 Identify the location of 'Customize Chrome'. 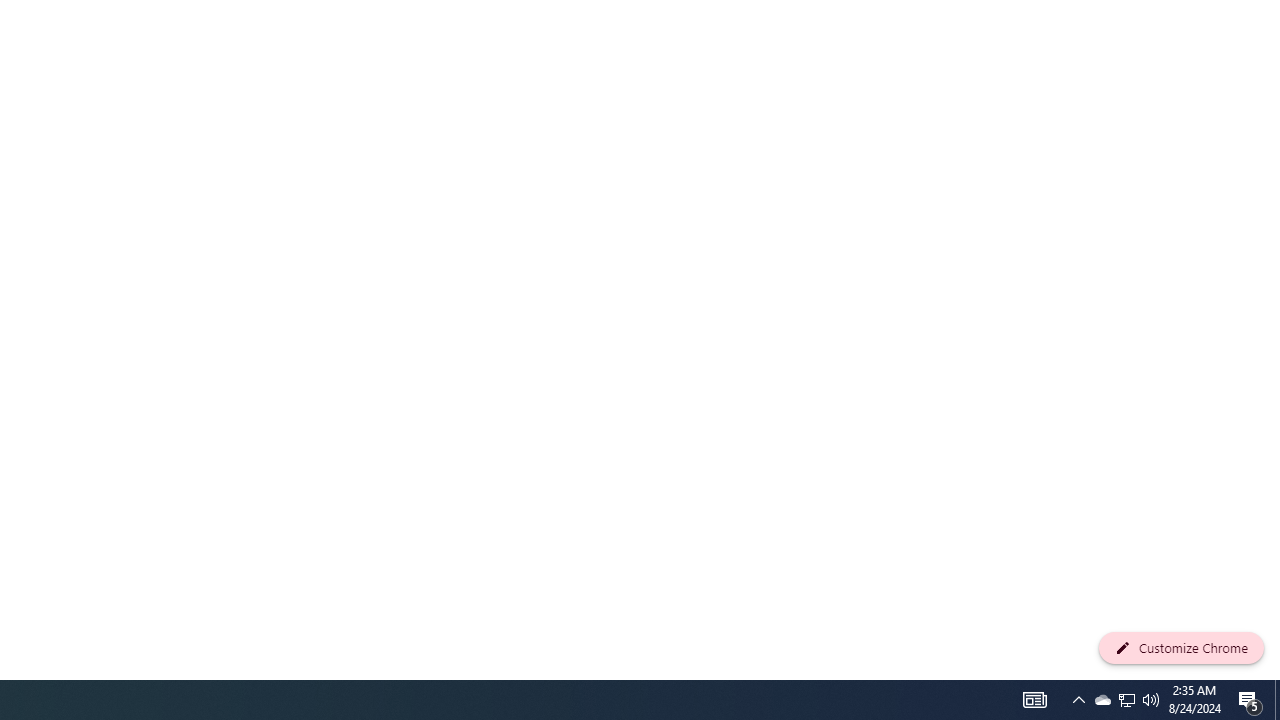
(1181, 648).